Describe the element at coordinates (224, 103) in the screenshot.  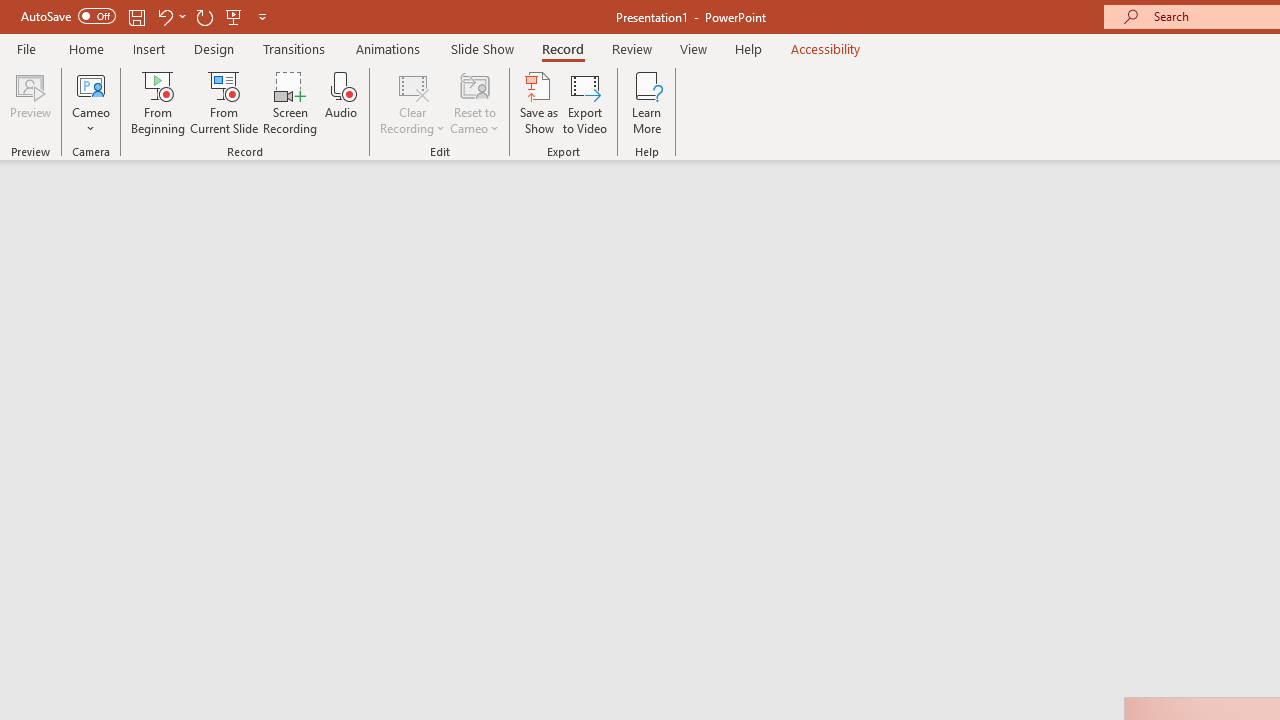
I see `'From Current Slide...'` at that location.